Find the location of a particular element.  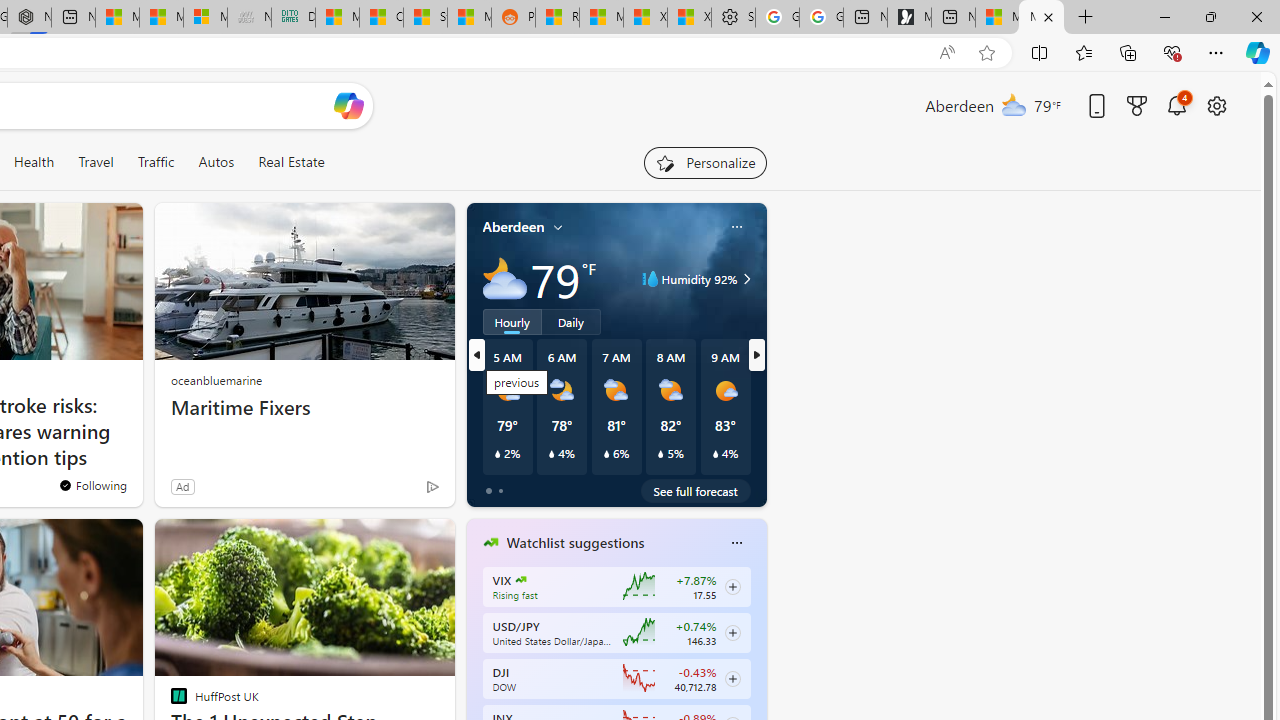

'oceanbluemarine' is located at coordinates (216, 380).